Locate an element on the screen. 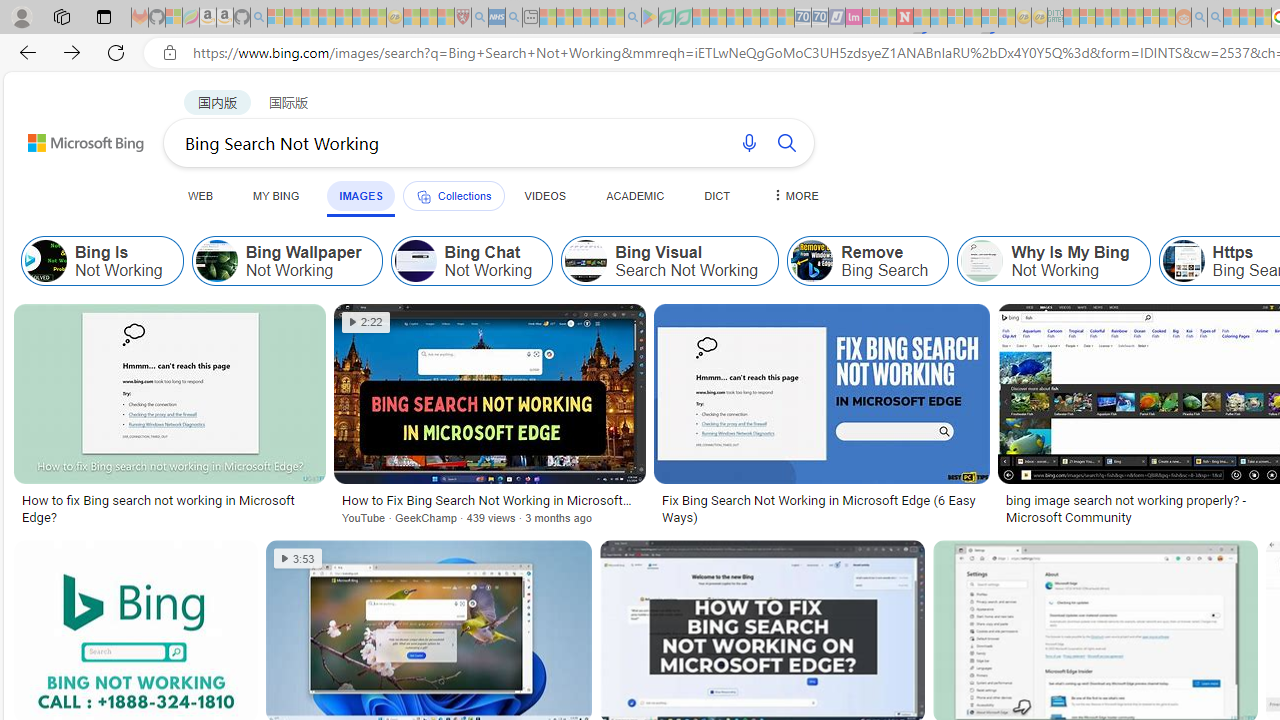  'How to fix Bing search not working in Microsoft Edge?' is located at coordinates (169, 508).